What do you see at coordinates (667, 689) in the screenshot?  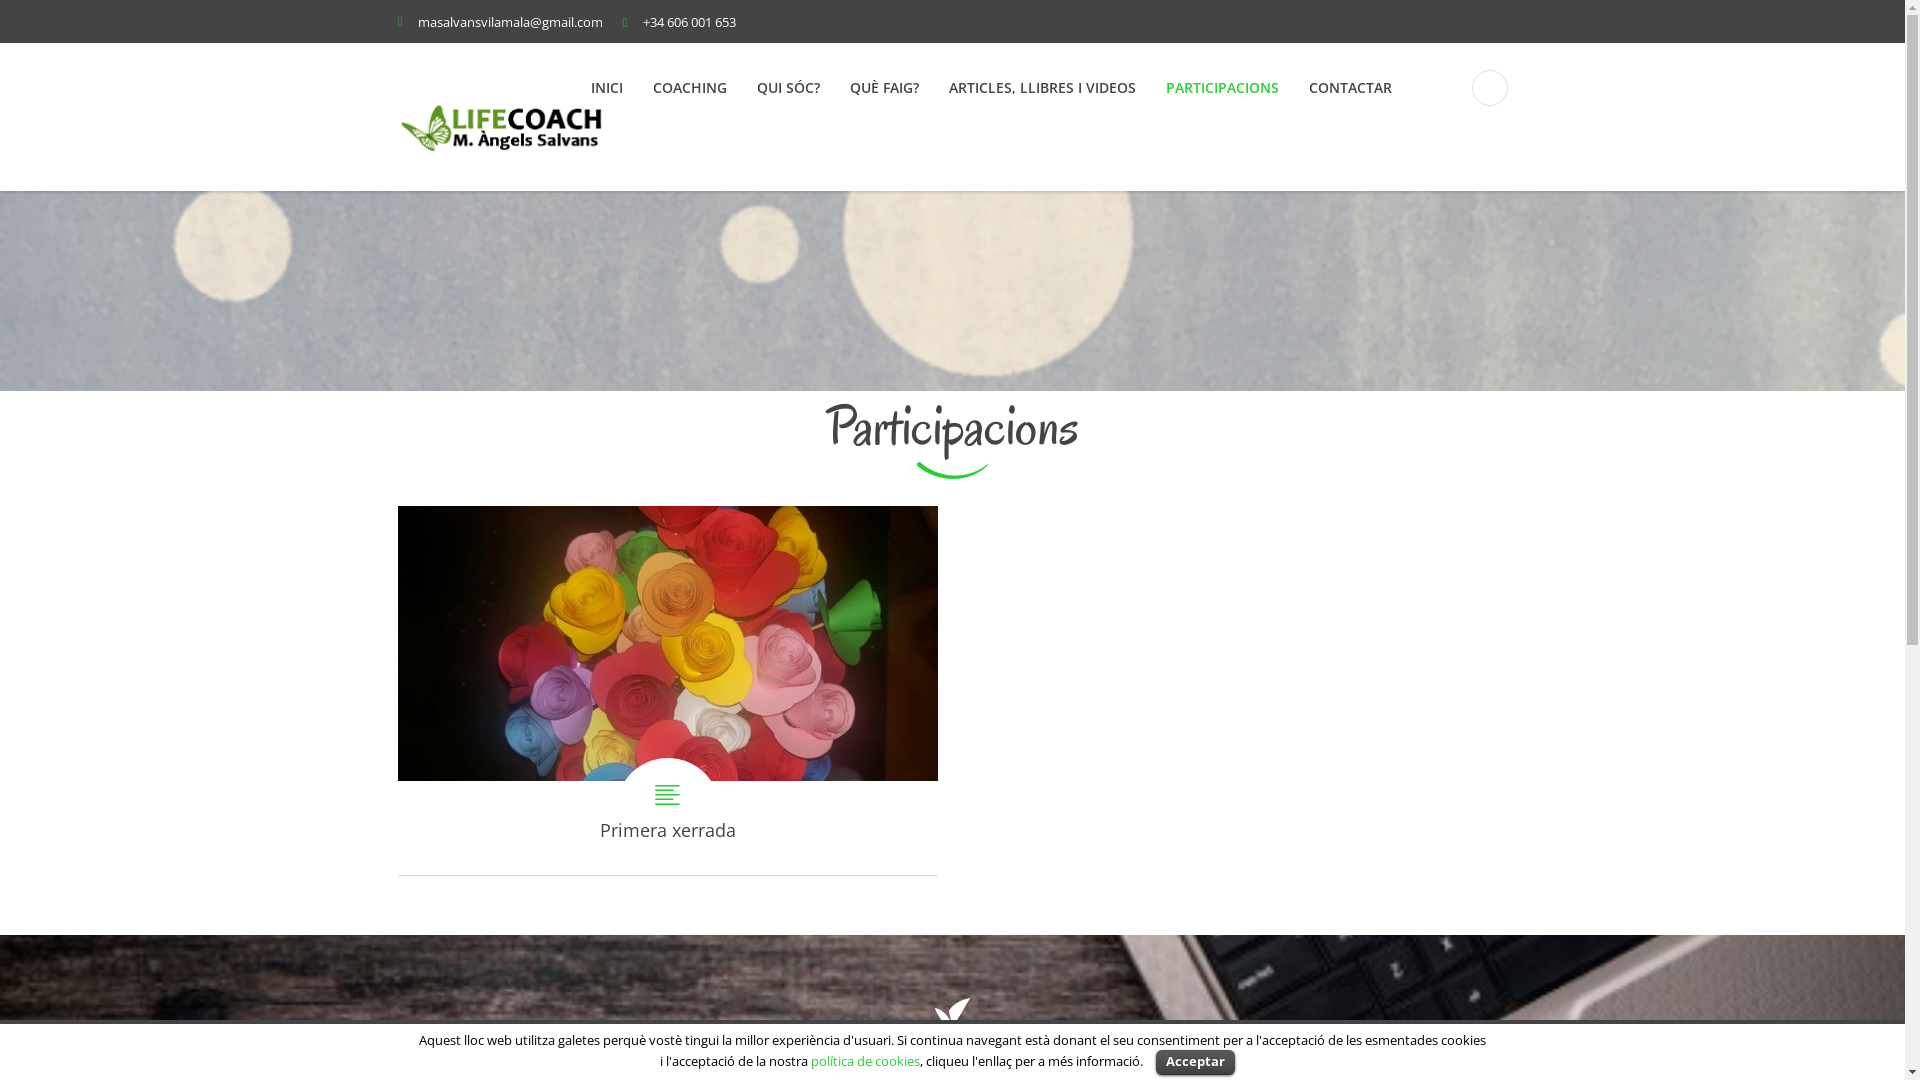 I see `'Primera xerrada'` at bounding box center [667, 689].